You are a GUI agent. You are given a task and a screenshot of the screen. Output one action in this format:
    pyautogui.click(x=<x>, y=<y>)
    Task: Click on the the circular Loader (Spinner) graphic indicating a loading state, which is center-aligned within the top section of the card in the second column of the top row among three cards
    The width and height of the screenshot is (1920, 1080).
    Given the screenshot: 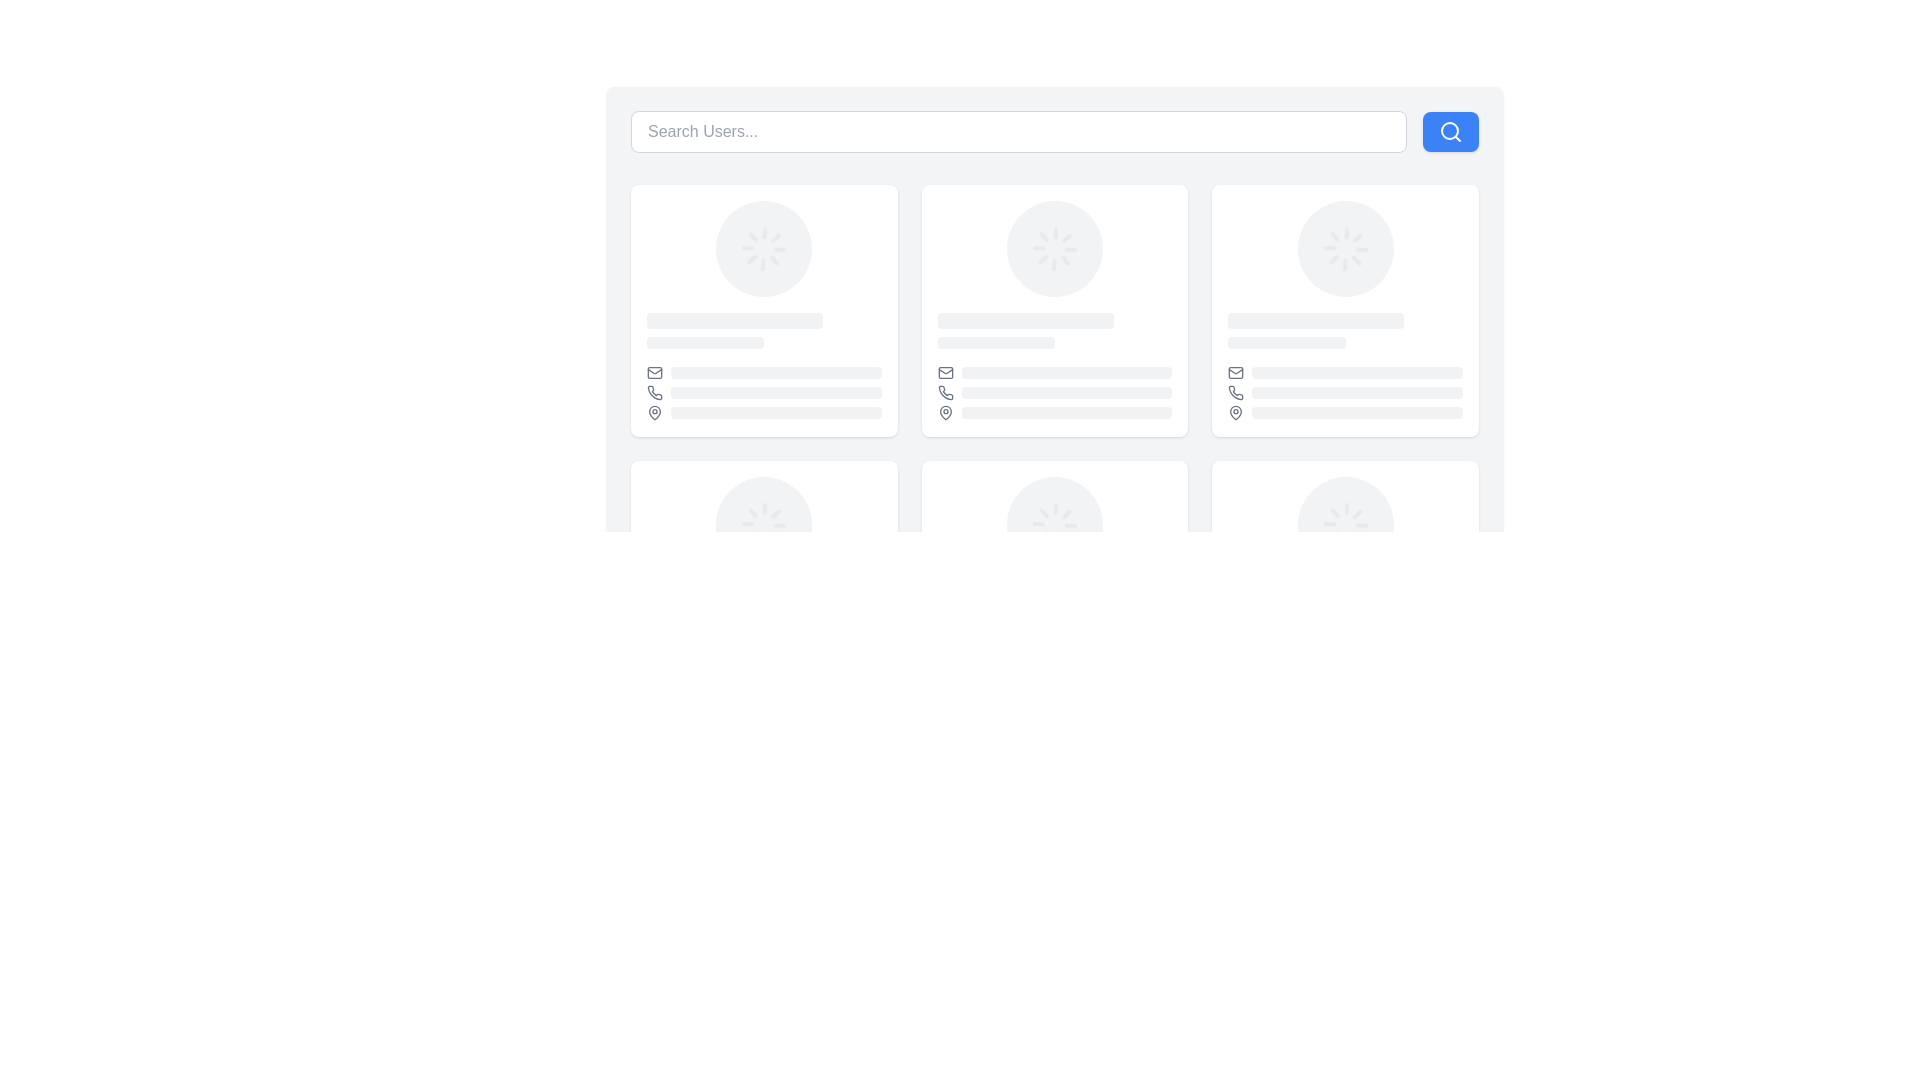 What is the action you would take?
    pyautogui.click(x=1054, y=248)
    